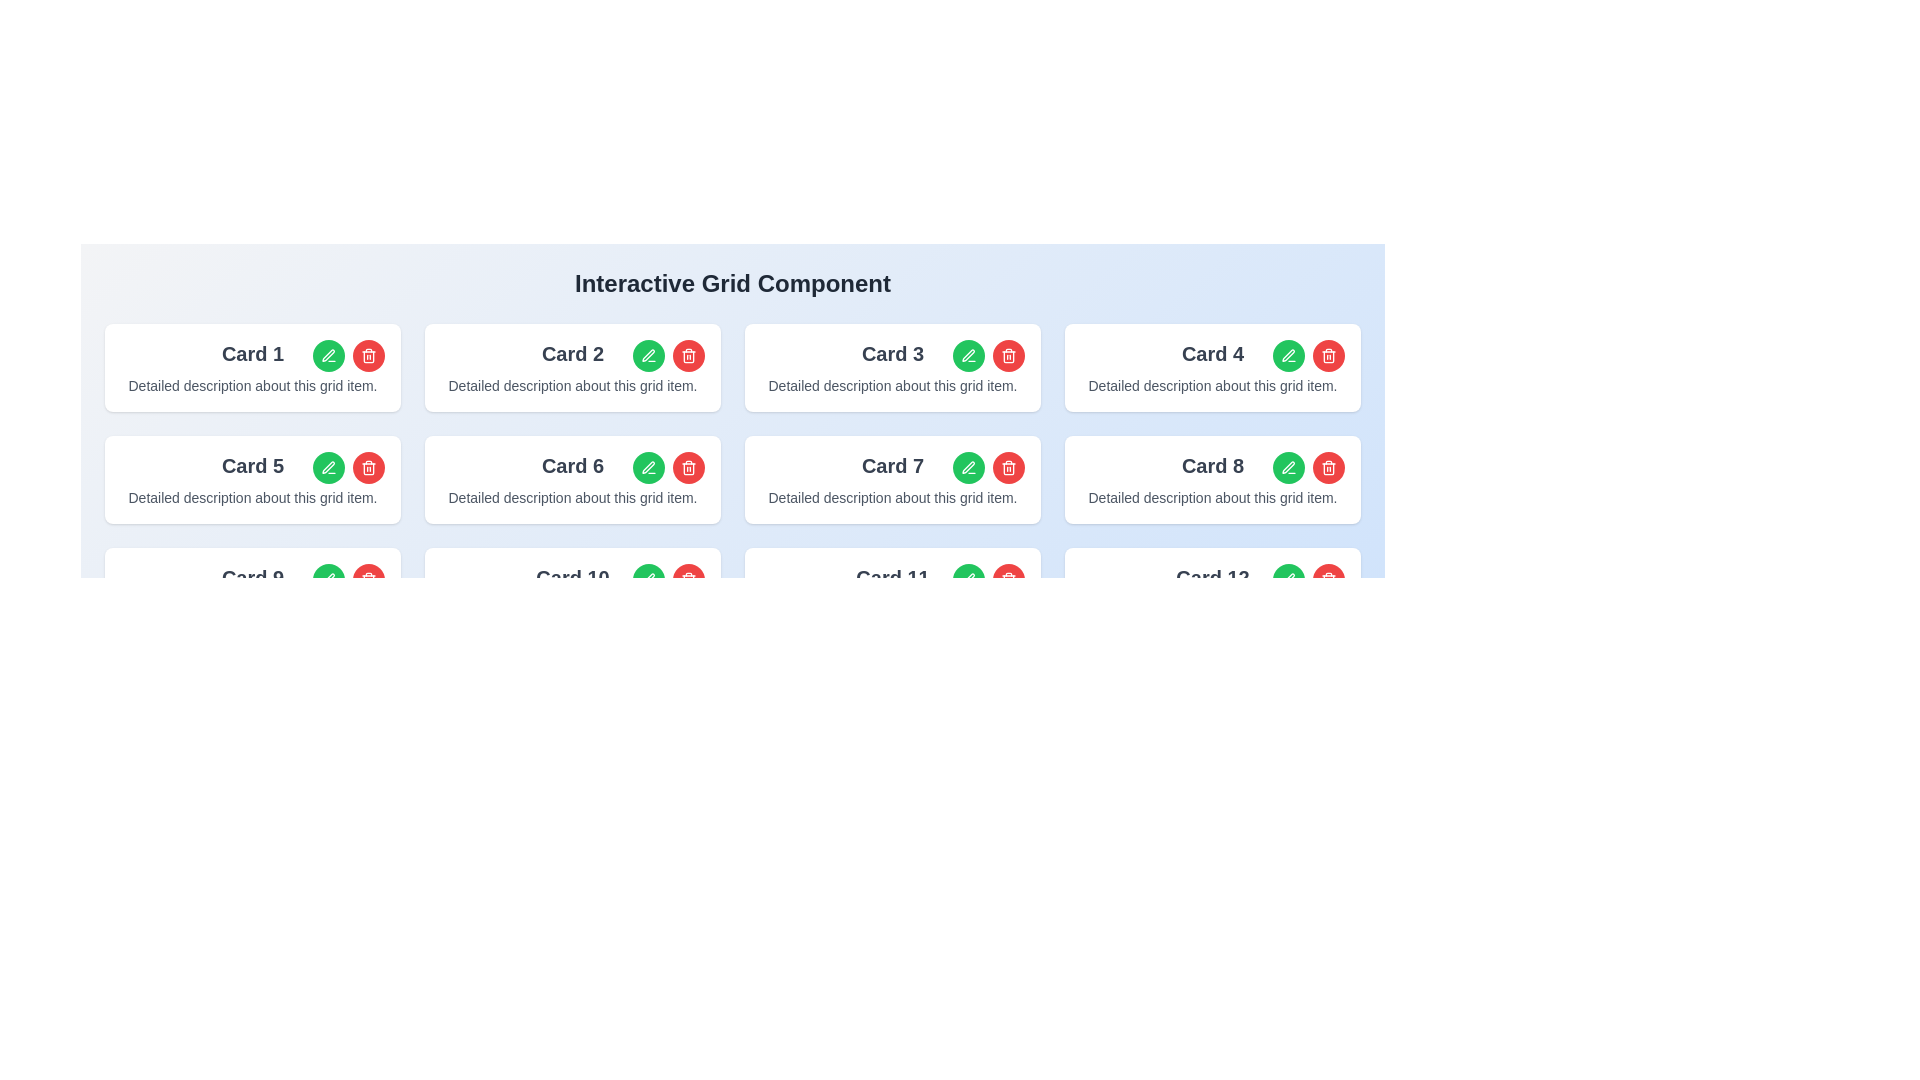 This screenshot has height=1080, width=1920. What do you see at coordinates (689, 469) in the screenshot?
I see `the trash icon located within the card labeled 'Card 2'` at bounding box center [689, 469].